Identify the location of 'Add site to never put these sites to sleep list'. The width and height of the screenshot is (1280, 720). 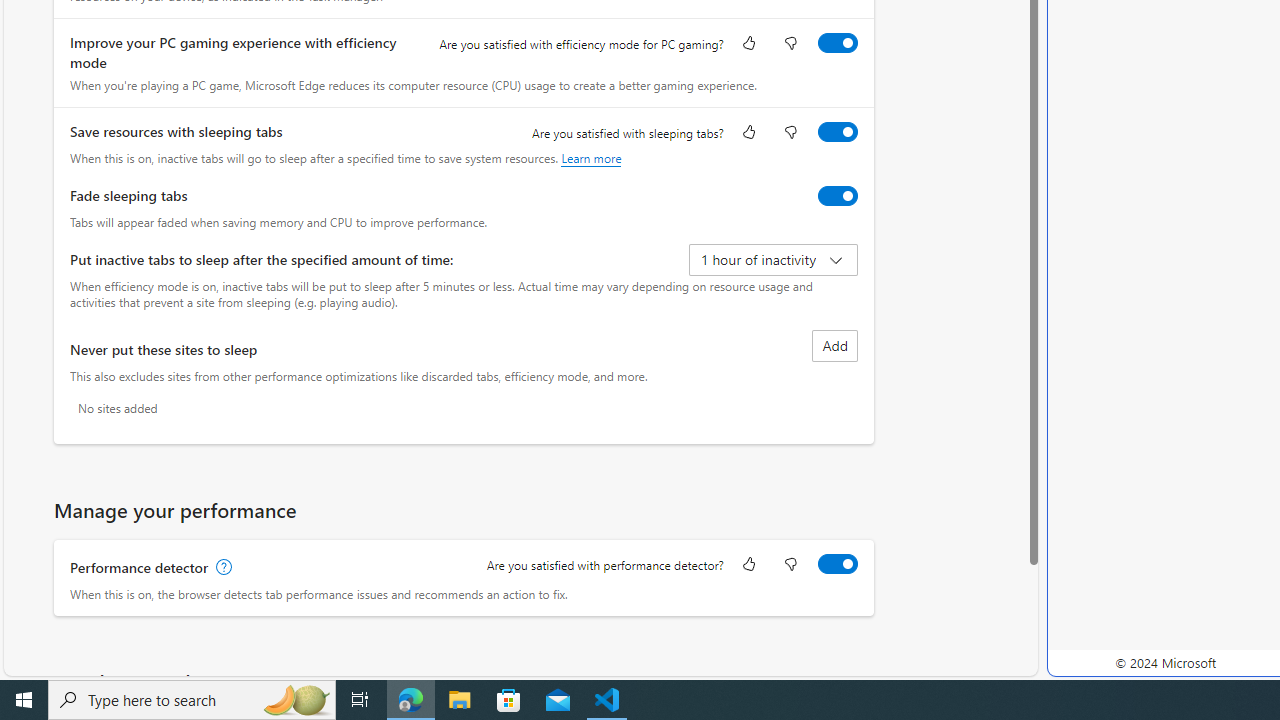
(834, 344).